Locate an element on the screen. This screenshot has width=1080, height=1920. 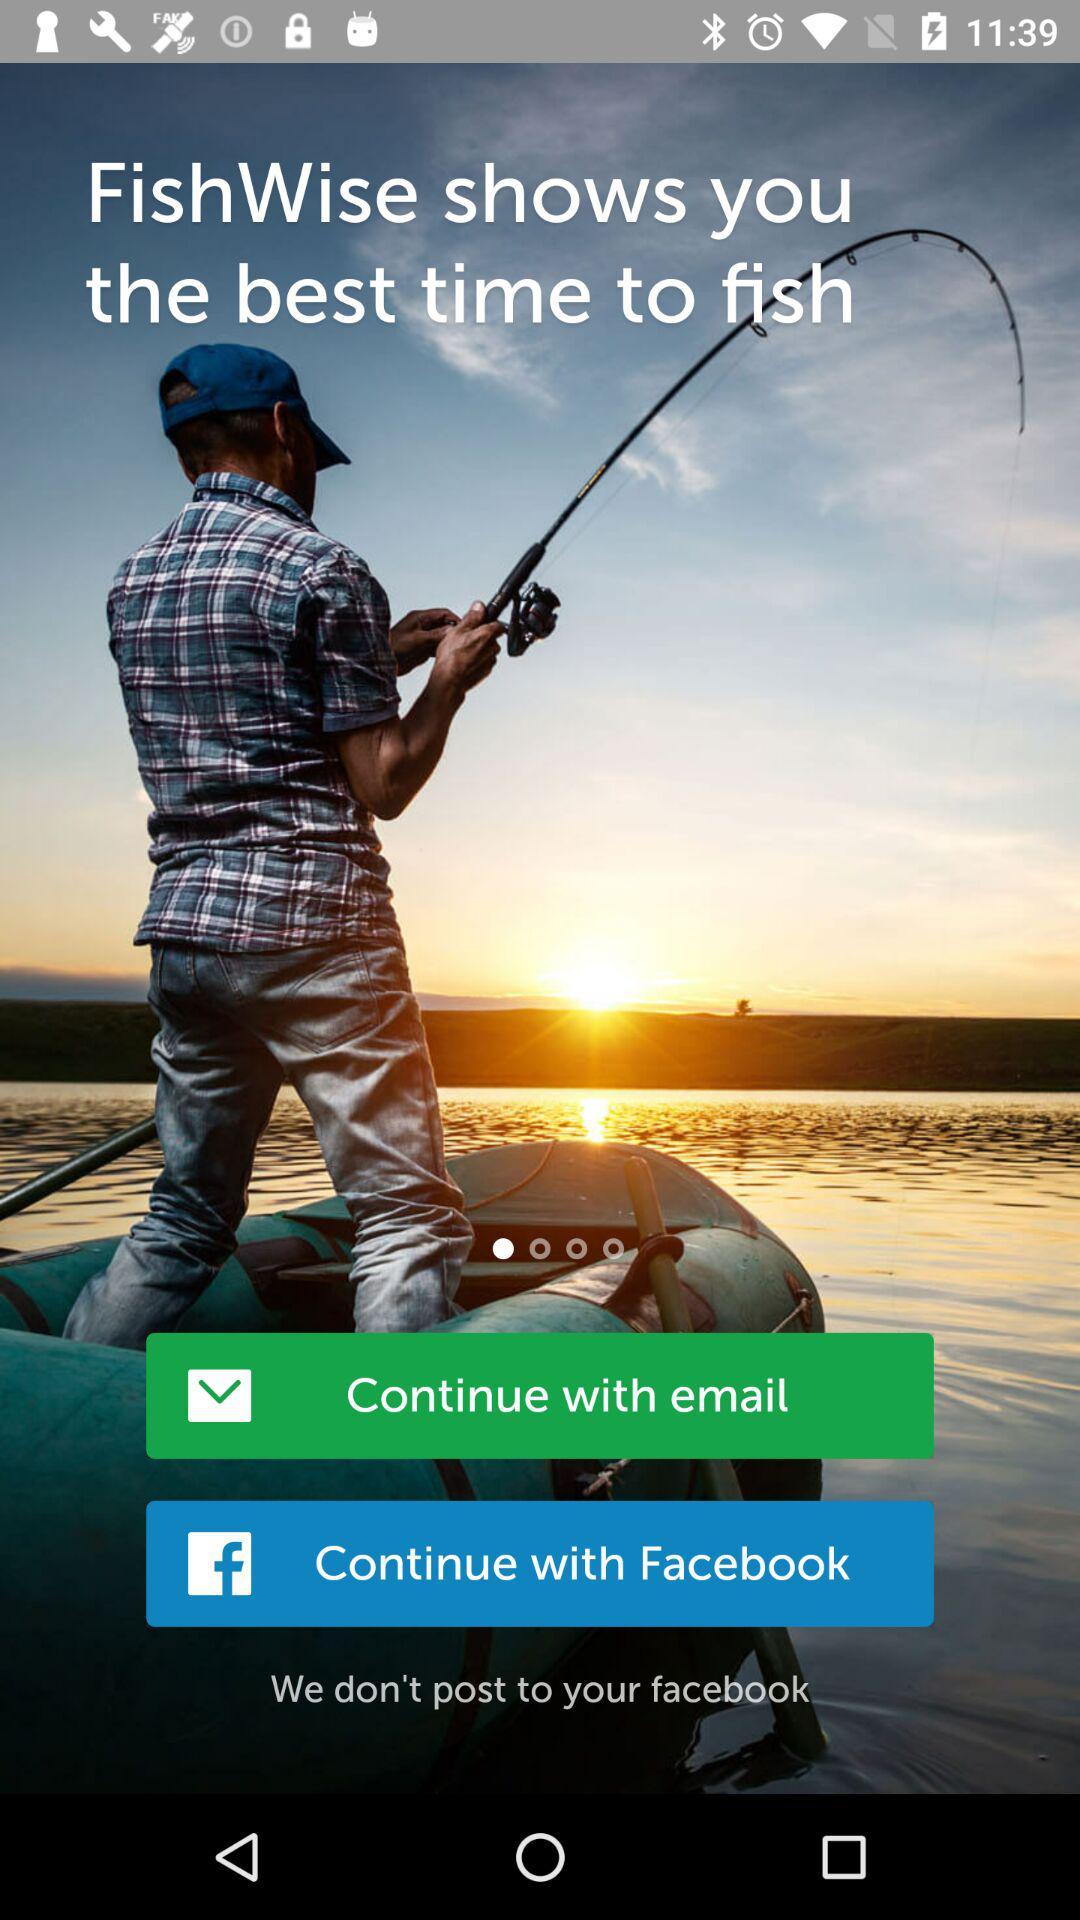
forth page is located at coordinates (612, 1247).